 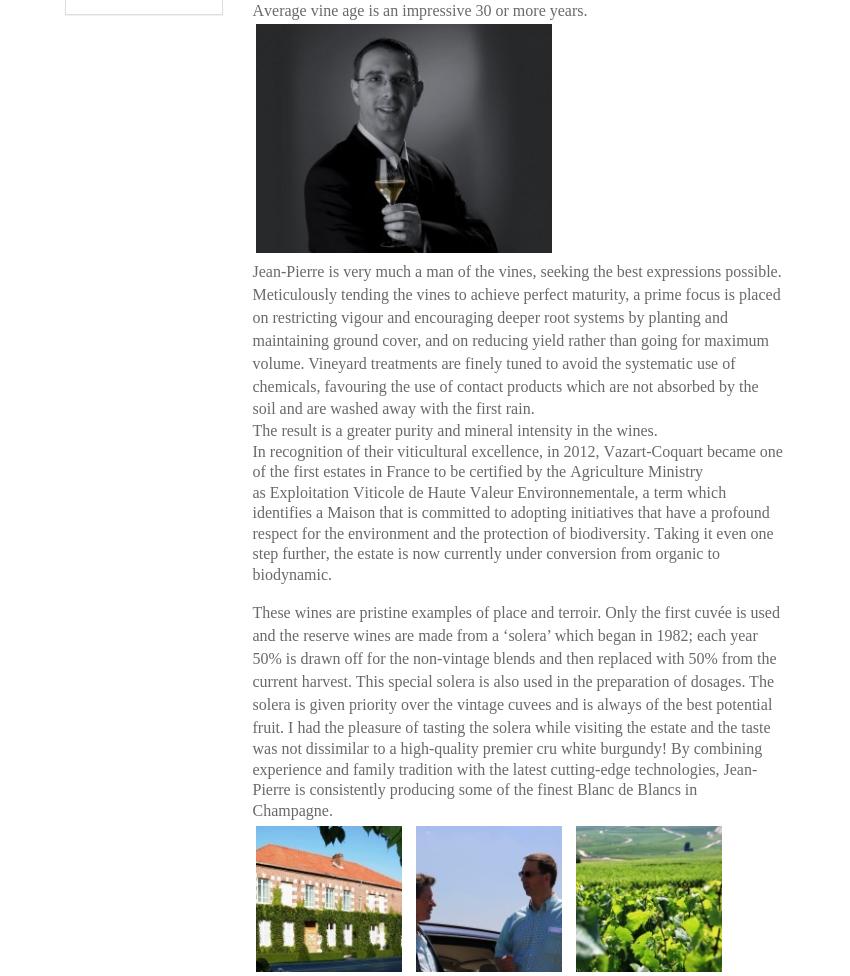 I want to click on 'In recognition of their', so click(x=324, y=449).